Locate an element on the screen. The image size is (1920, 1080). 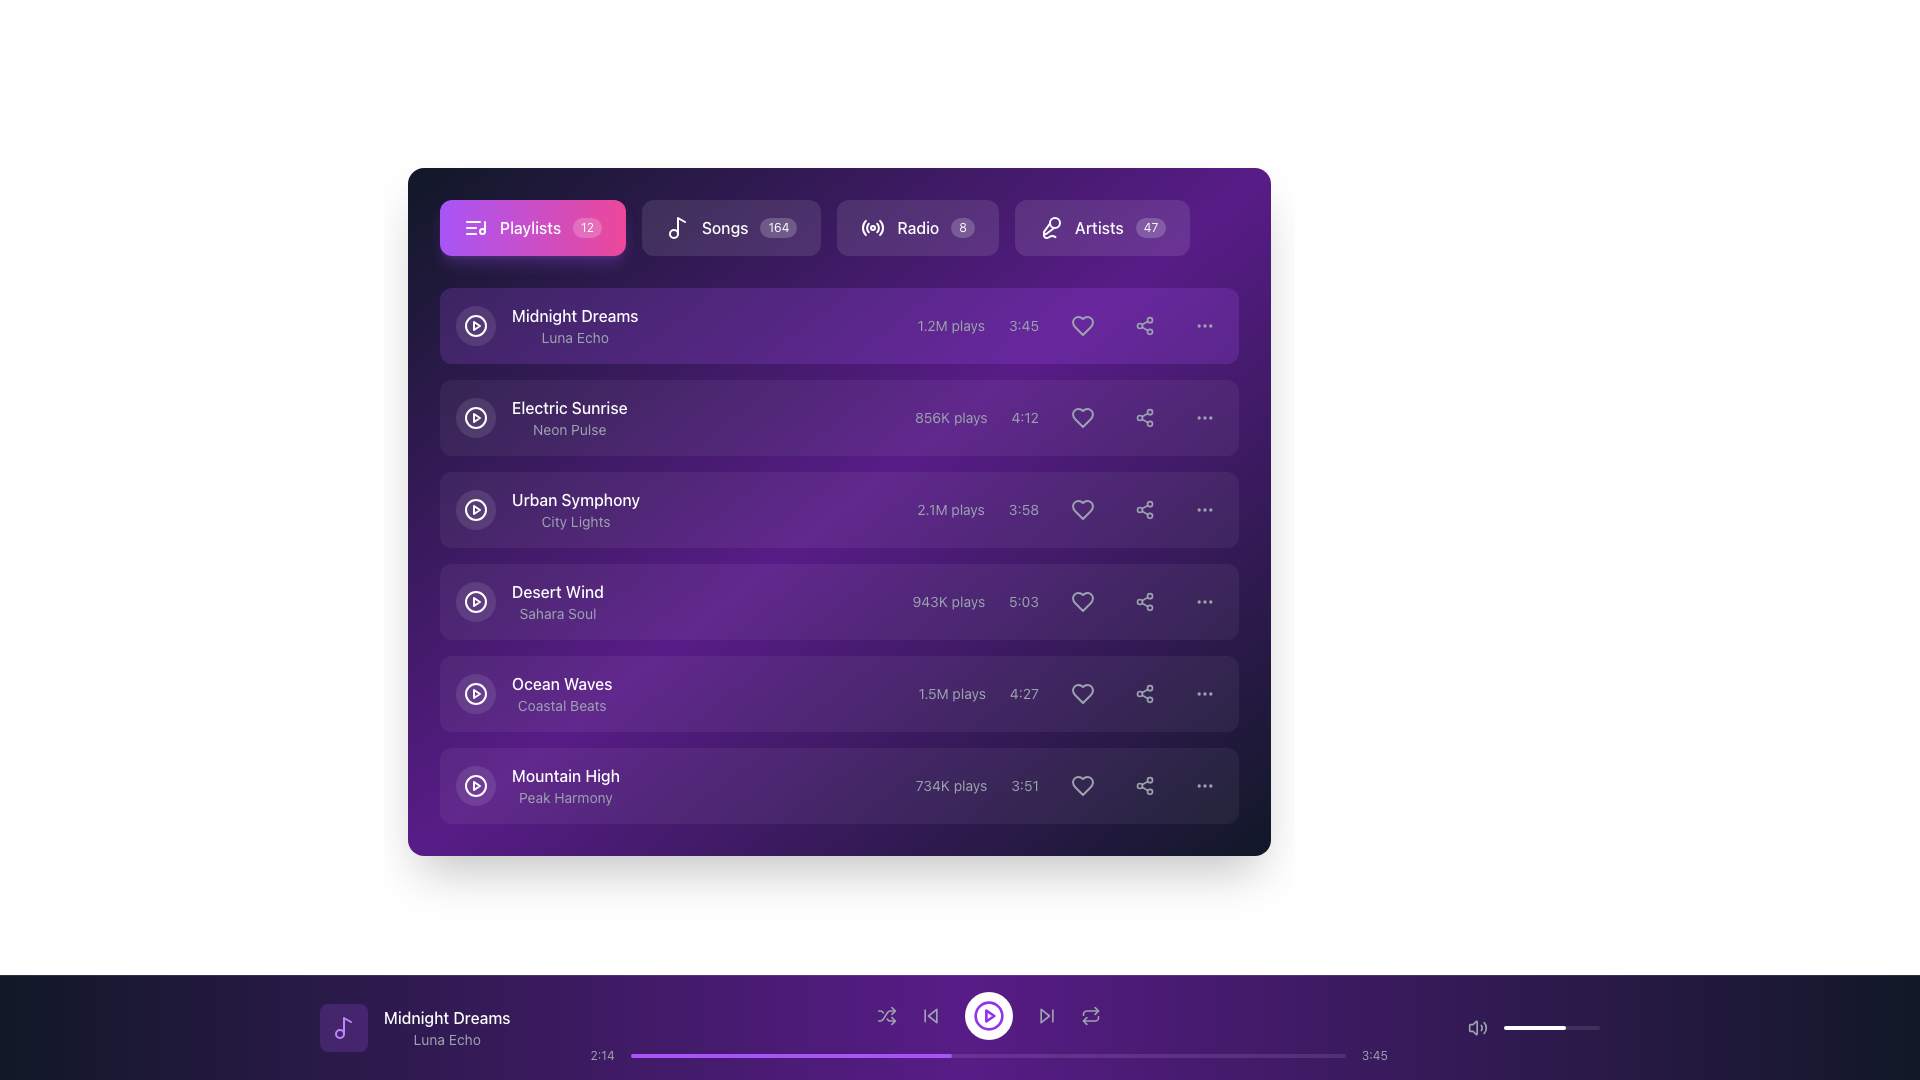
the 'Ocean Waves' text element, which is displayed in white color with medium font weight, located above 'Coastal Beats' in a playlist interface is located at coordinates (560, 682).